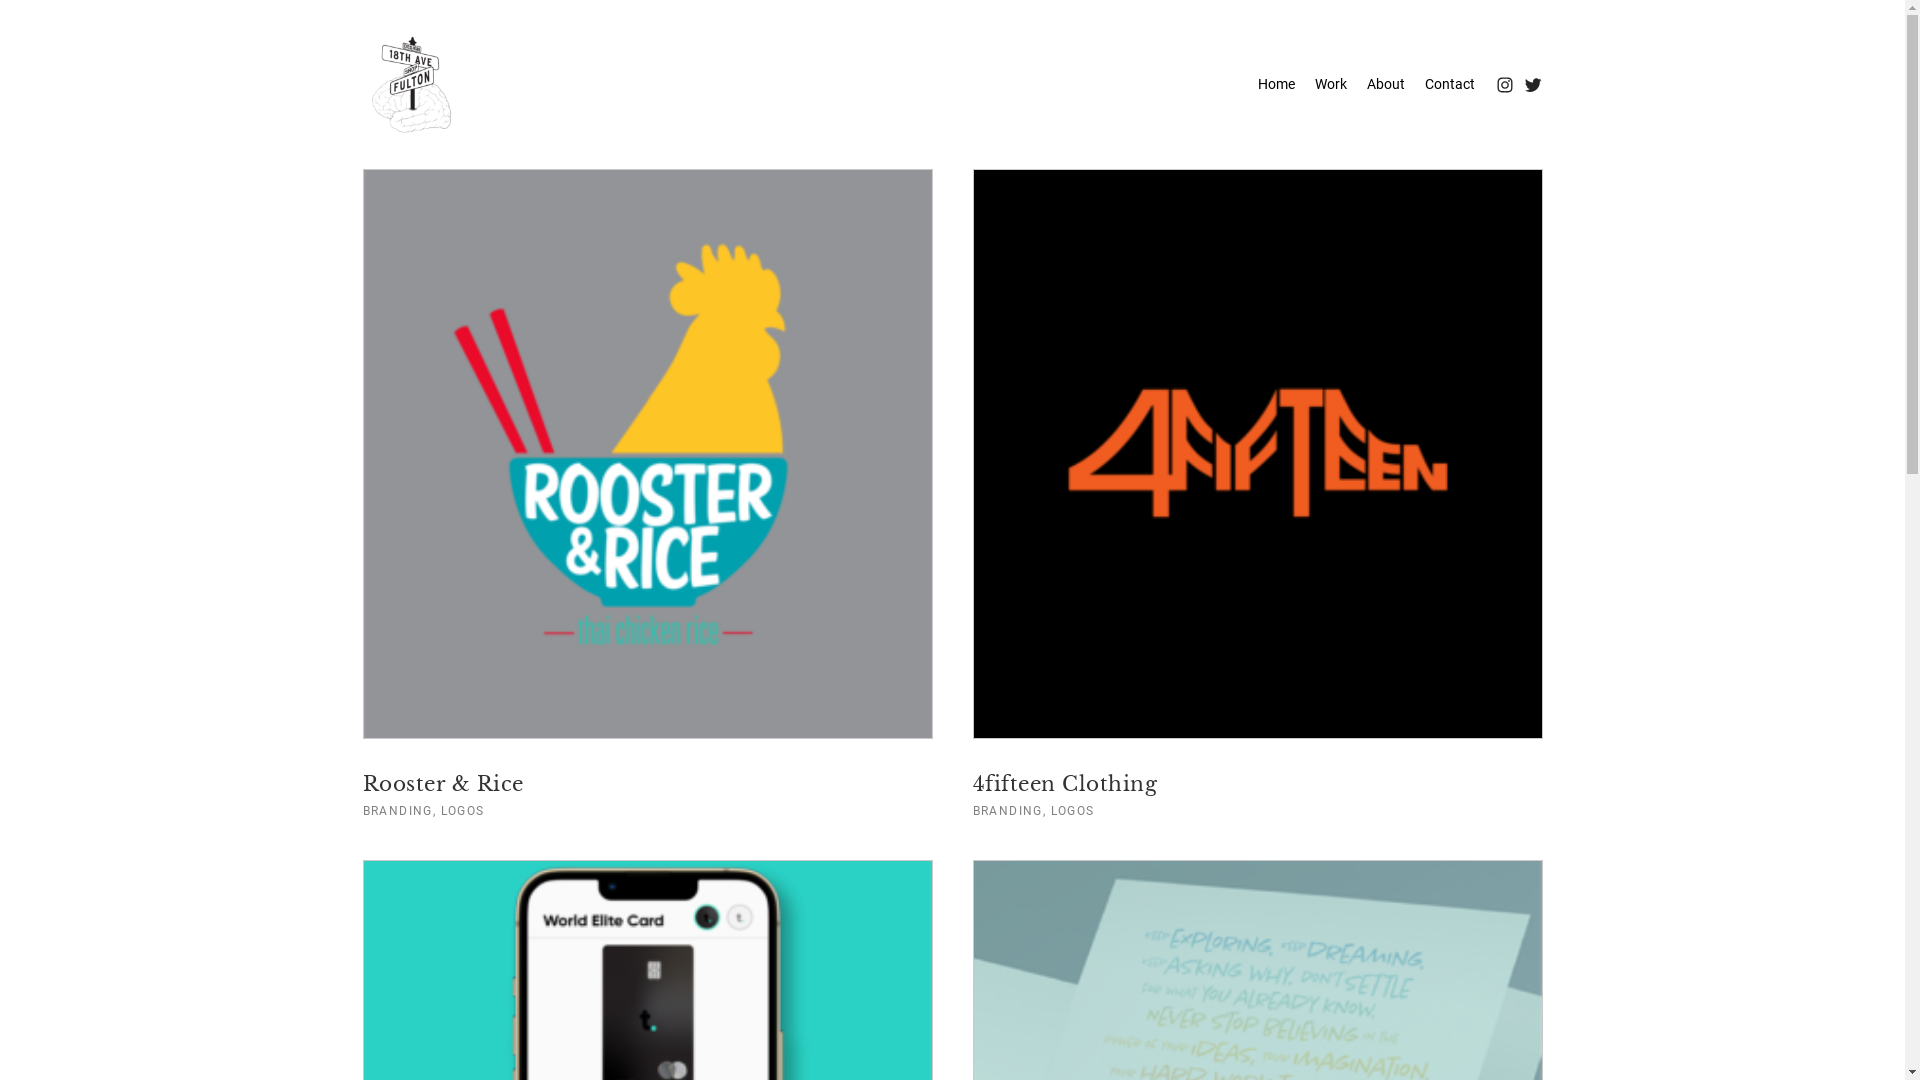 The width and height of the screenshot is (1920, 1080). I want to click on 'BRANDING', so click(1007, 810).